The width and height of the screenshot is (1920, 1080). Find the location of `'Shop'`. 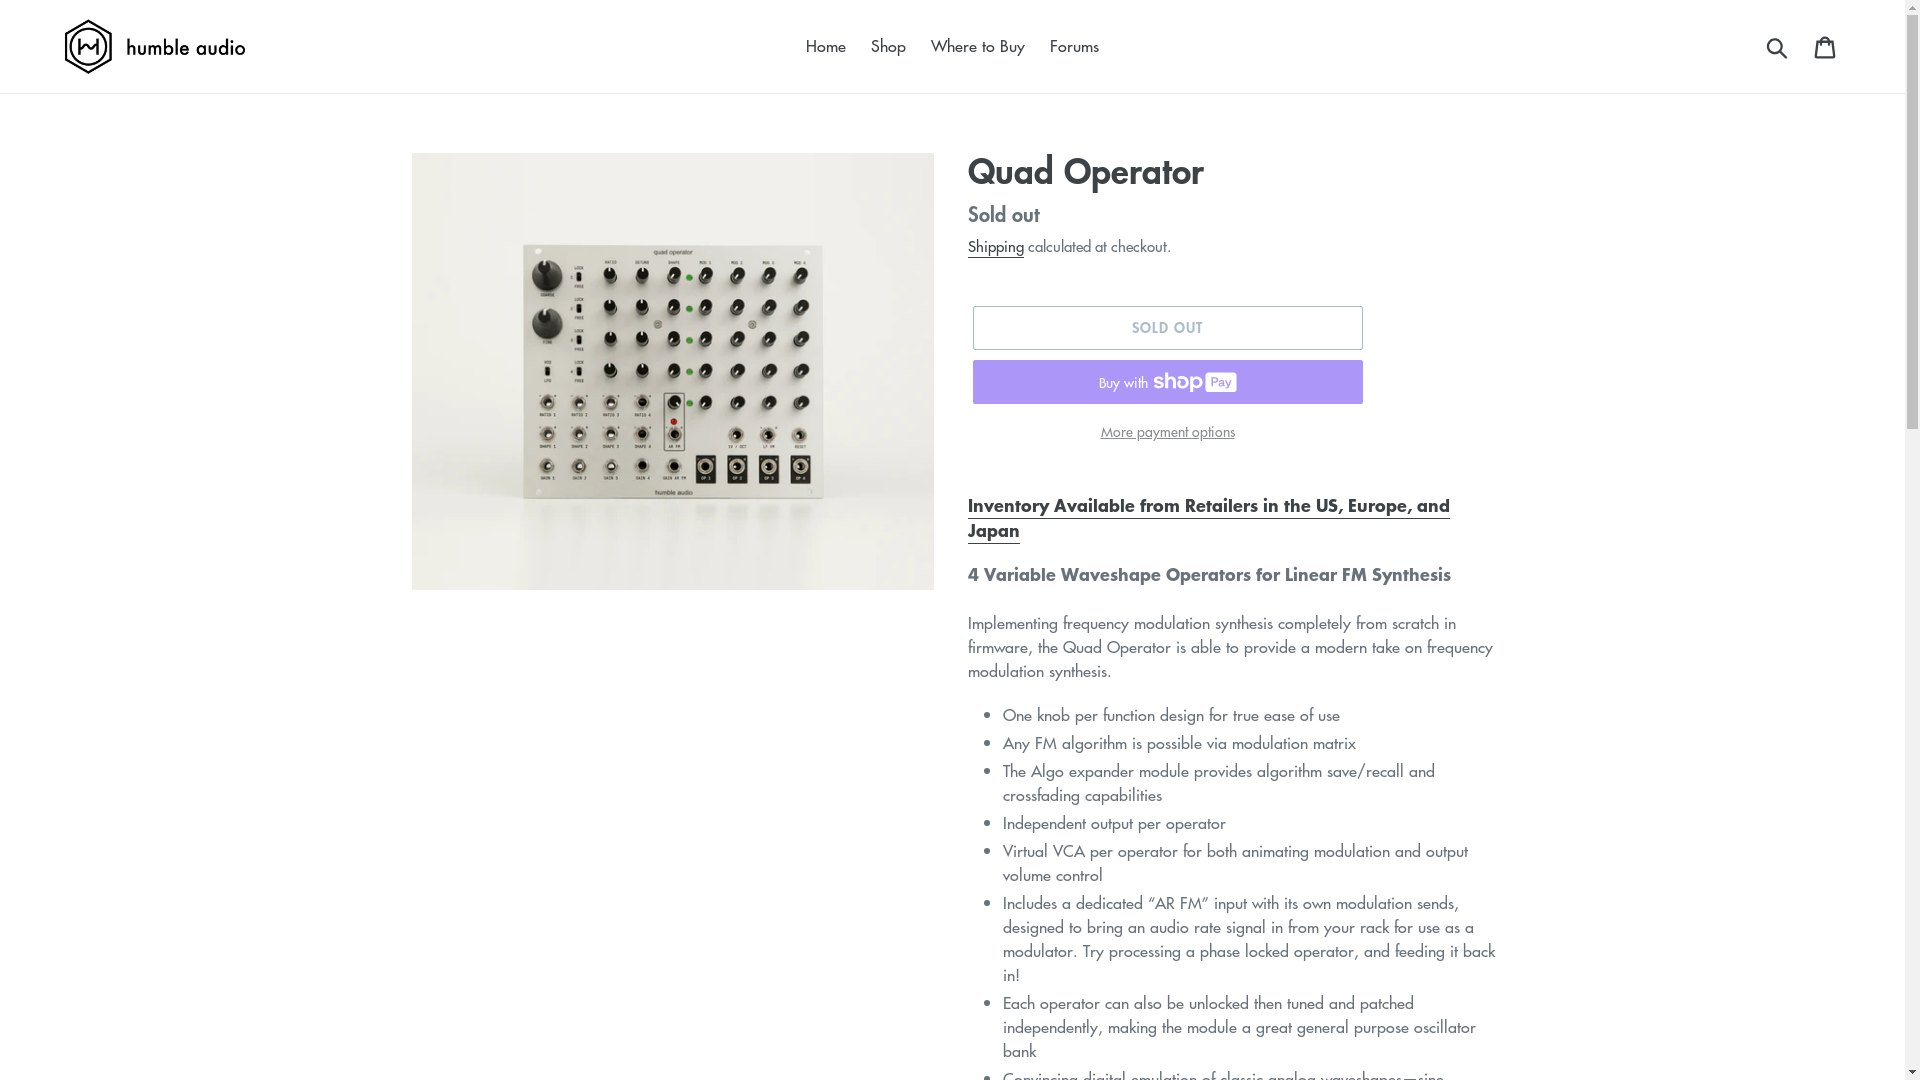

'Shop' is located at coordinates (887, 45).